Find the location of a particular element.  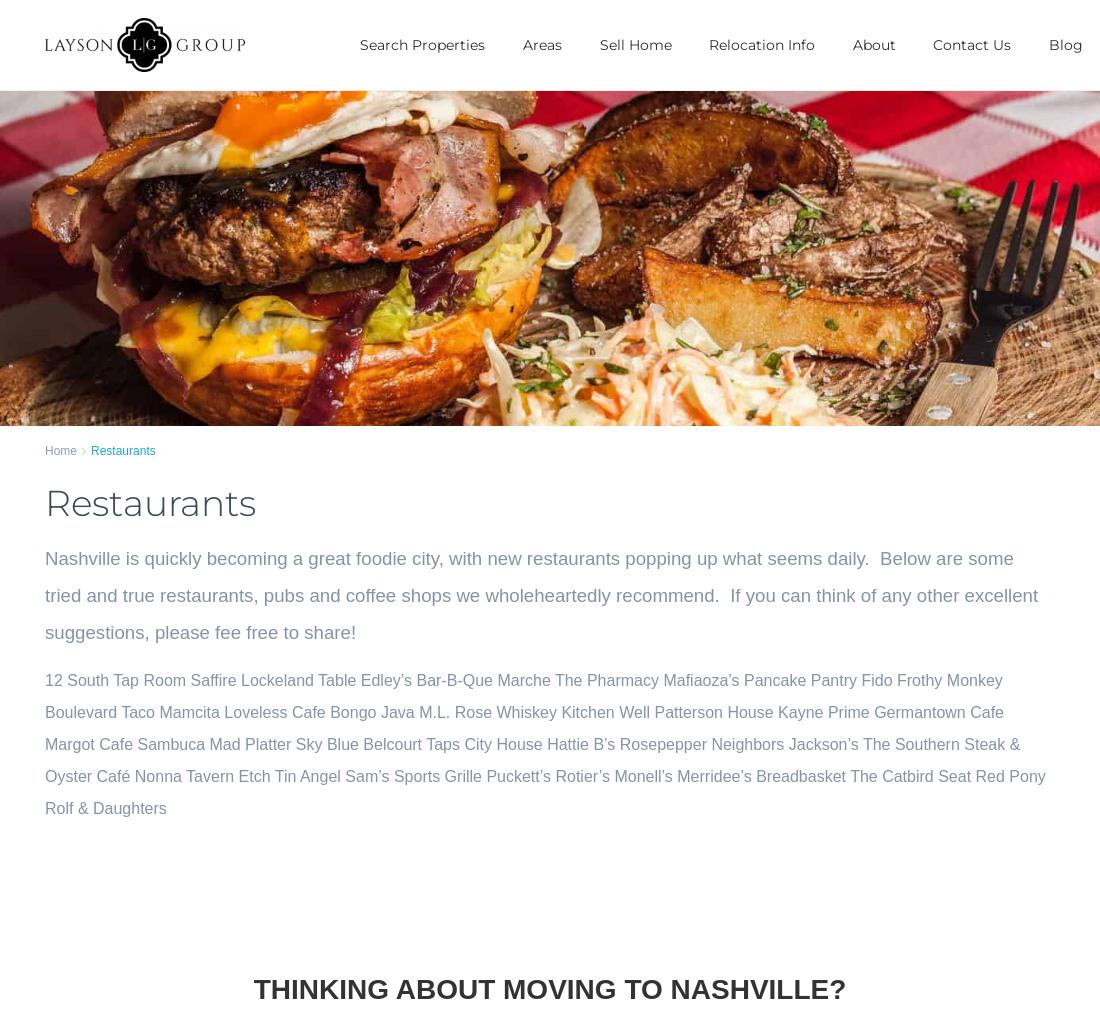

'Cheatham County' is located at coordinates (638, 816).